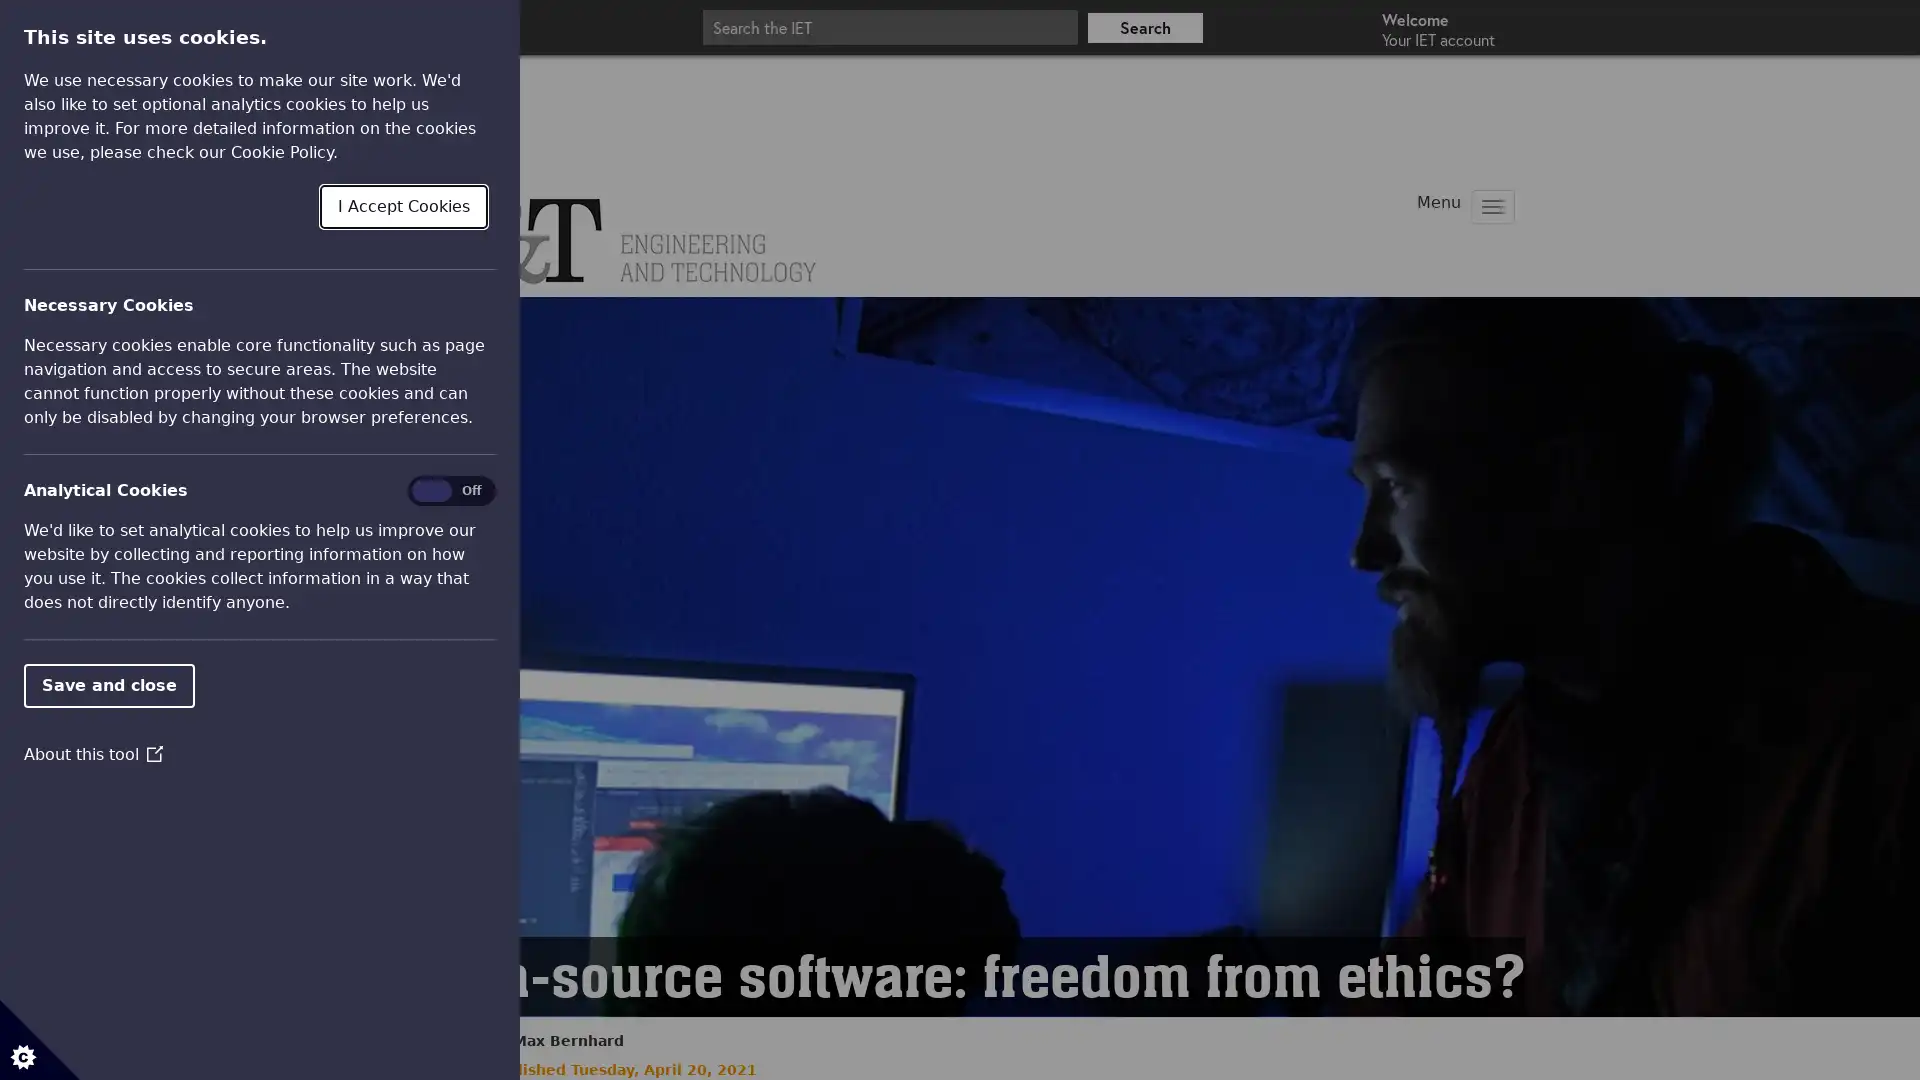  Describe the element at coordinates (1145, 27) in the screenshot. I see `Search` at that location.